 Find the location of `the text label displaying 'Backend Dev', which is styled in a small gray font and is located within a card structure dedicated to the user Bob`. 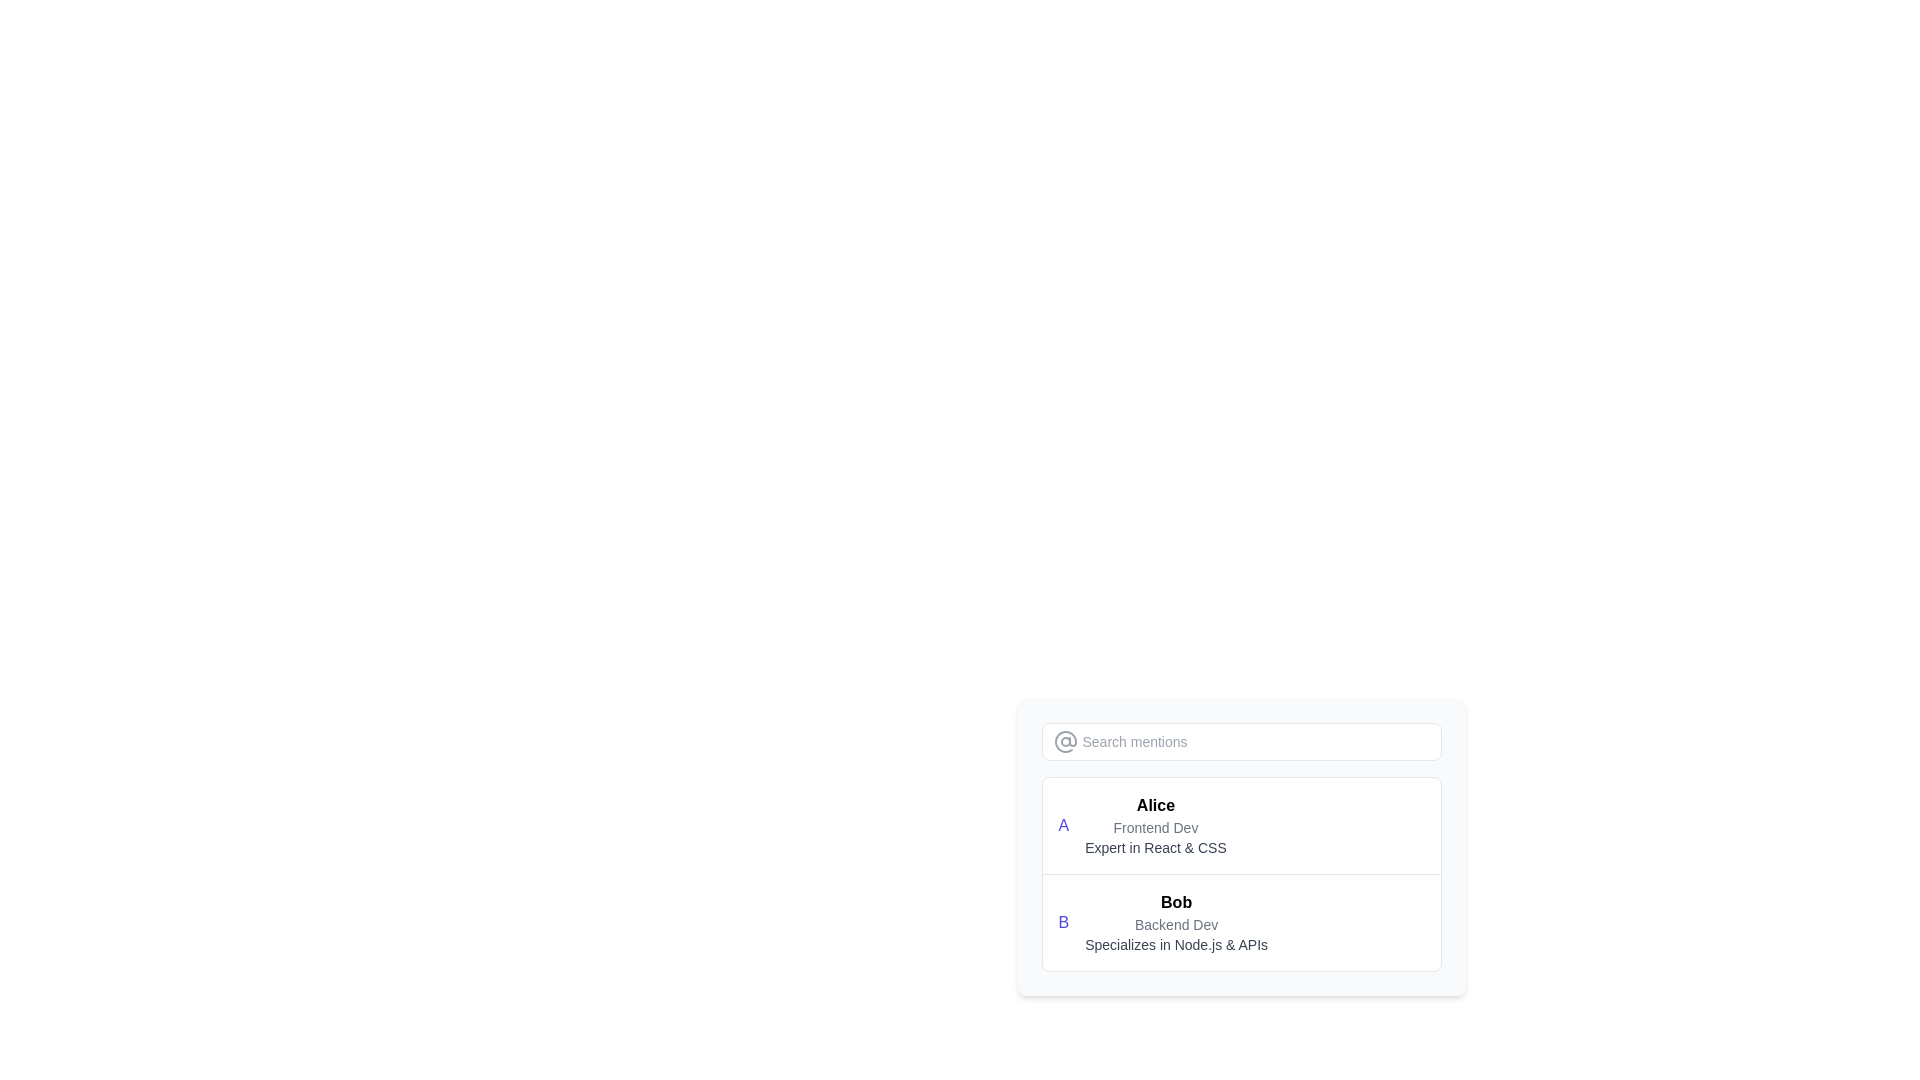

the text label displaying 'Backend Dev', which is styled in a small gray font and is located within a card structure dedicated to the user Bob is located at coordinates (1176, 925).